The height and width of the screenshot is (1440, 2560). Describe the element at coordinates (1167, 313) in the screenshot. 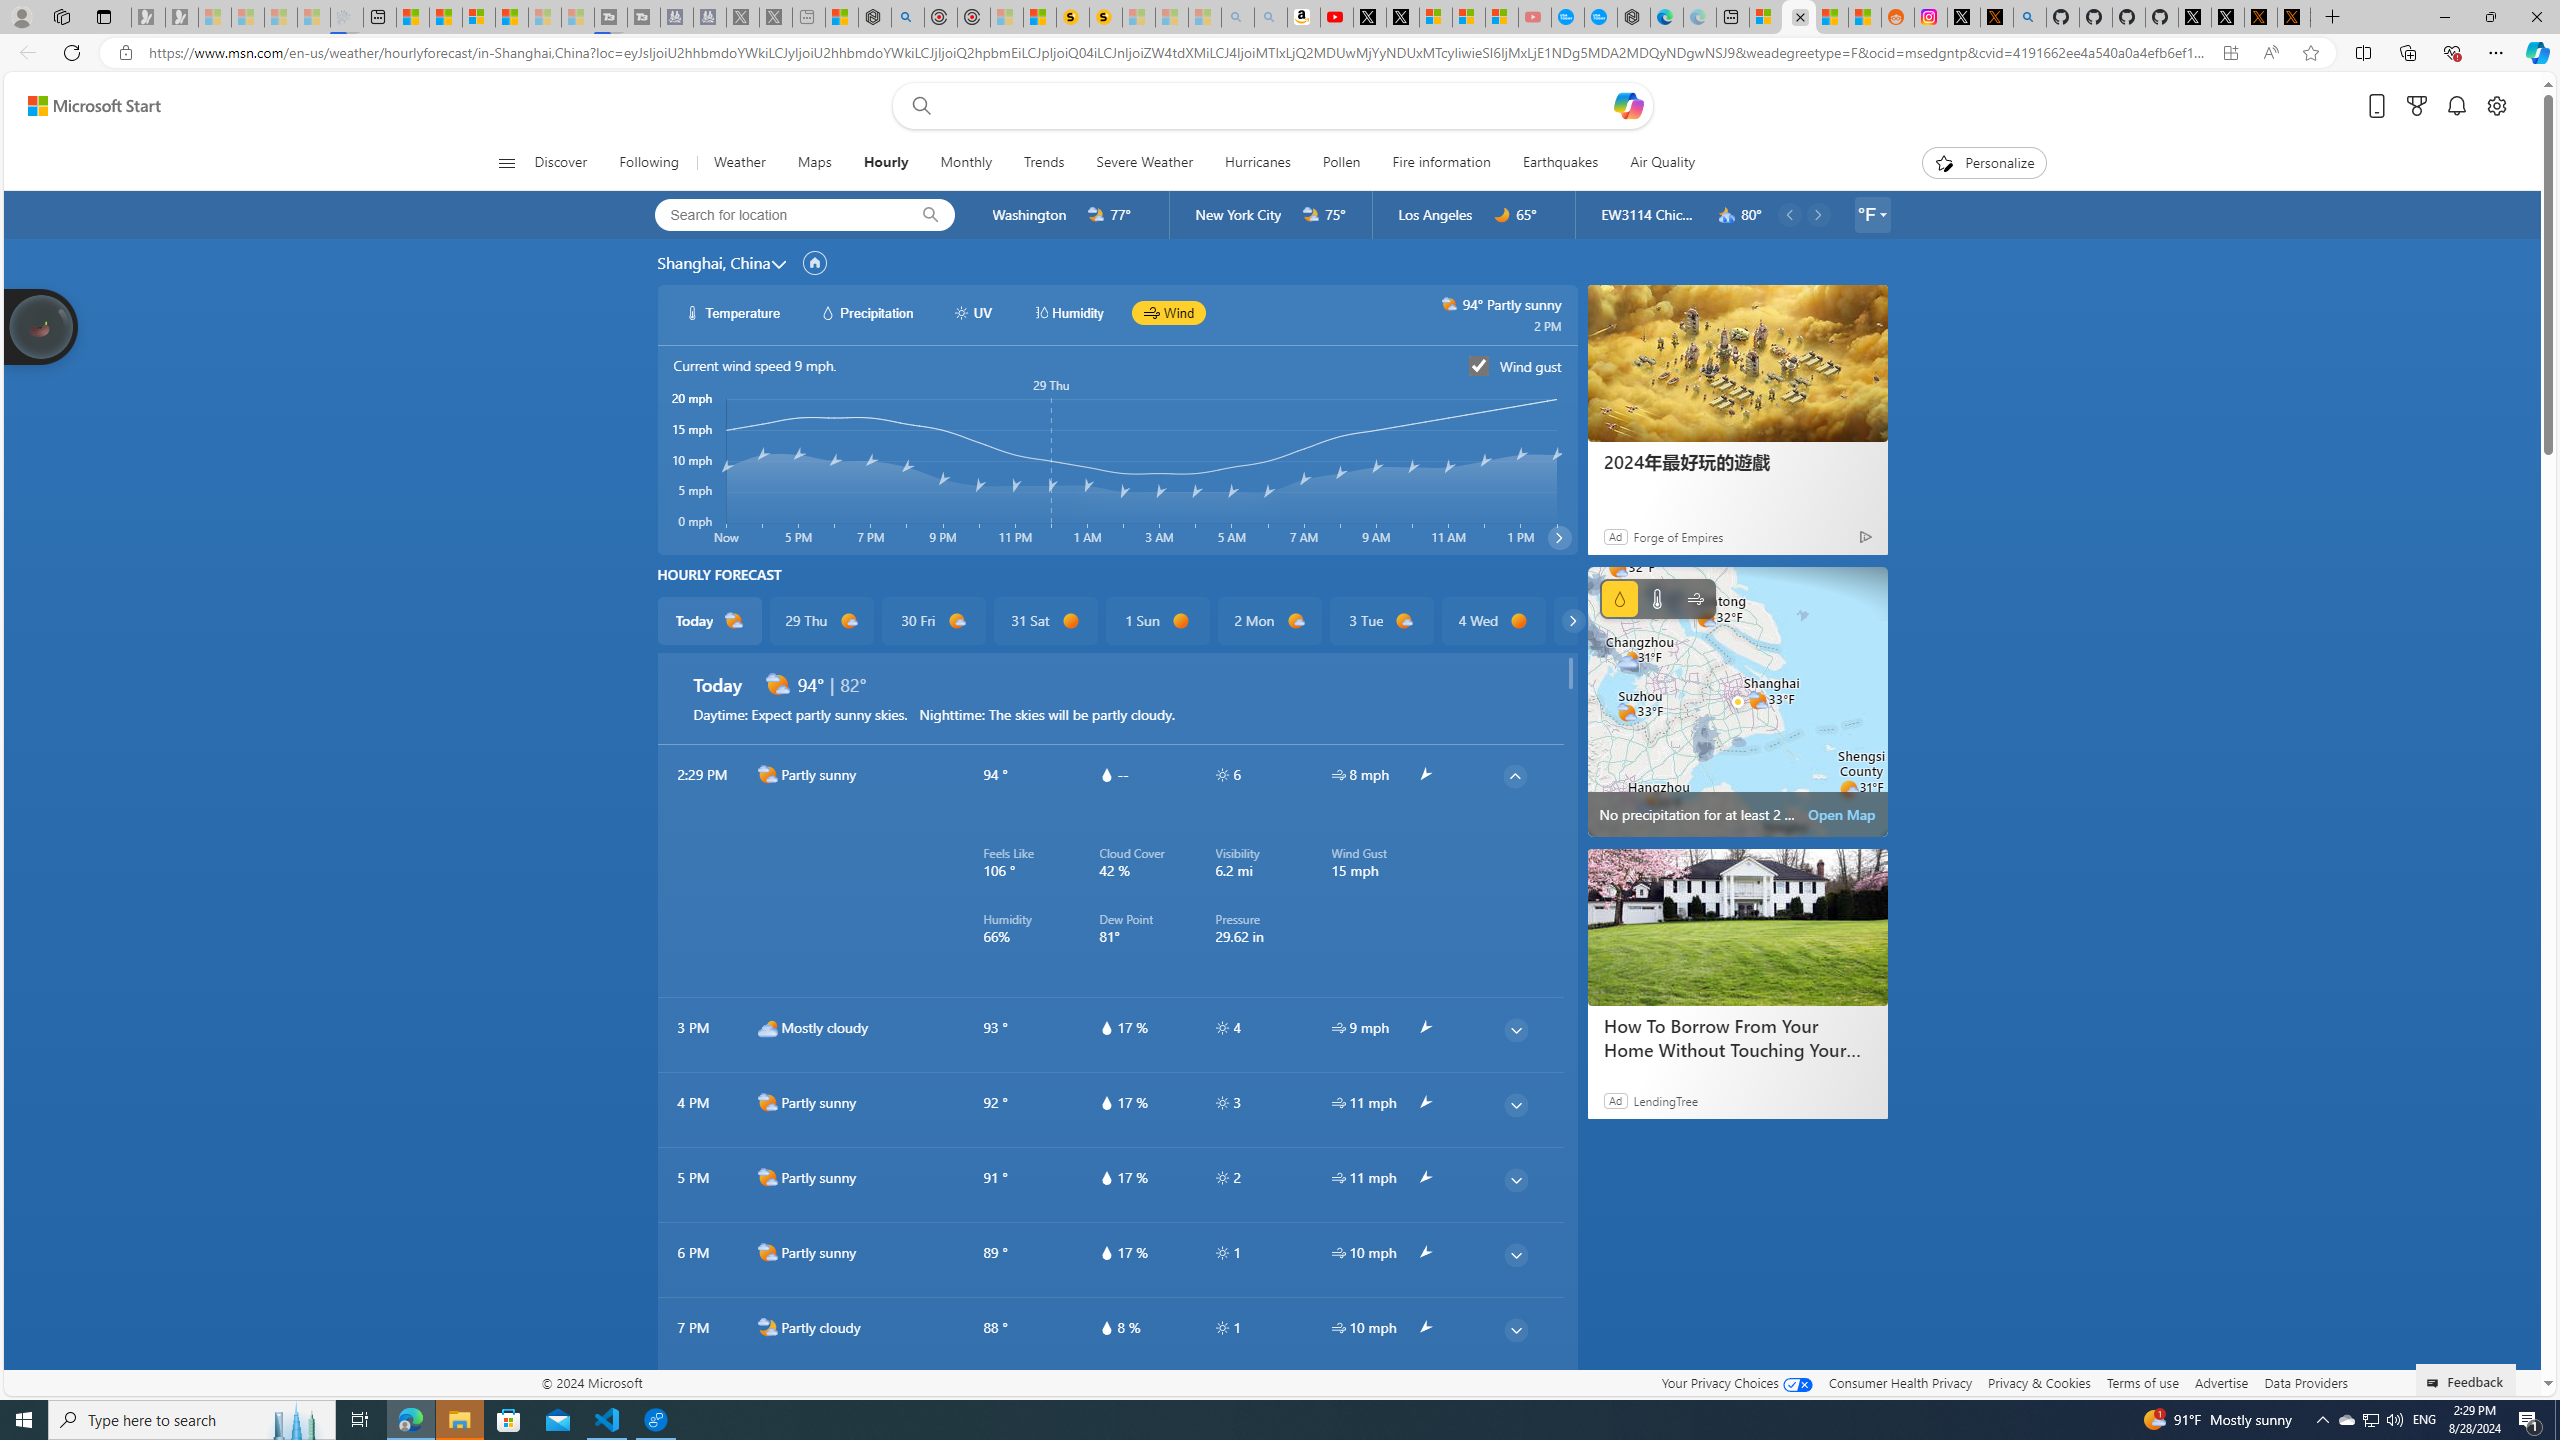

I see `'hourlyChart/windBlack Wind'` at that location.